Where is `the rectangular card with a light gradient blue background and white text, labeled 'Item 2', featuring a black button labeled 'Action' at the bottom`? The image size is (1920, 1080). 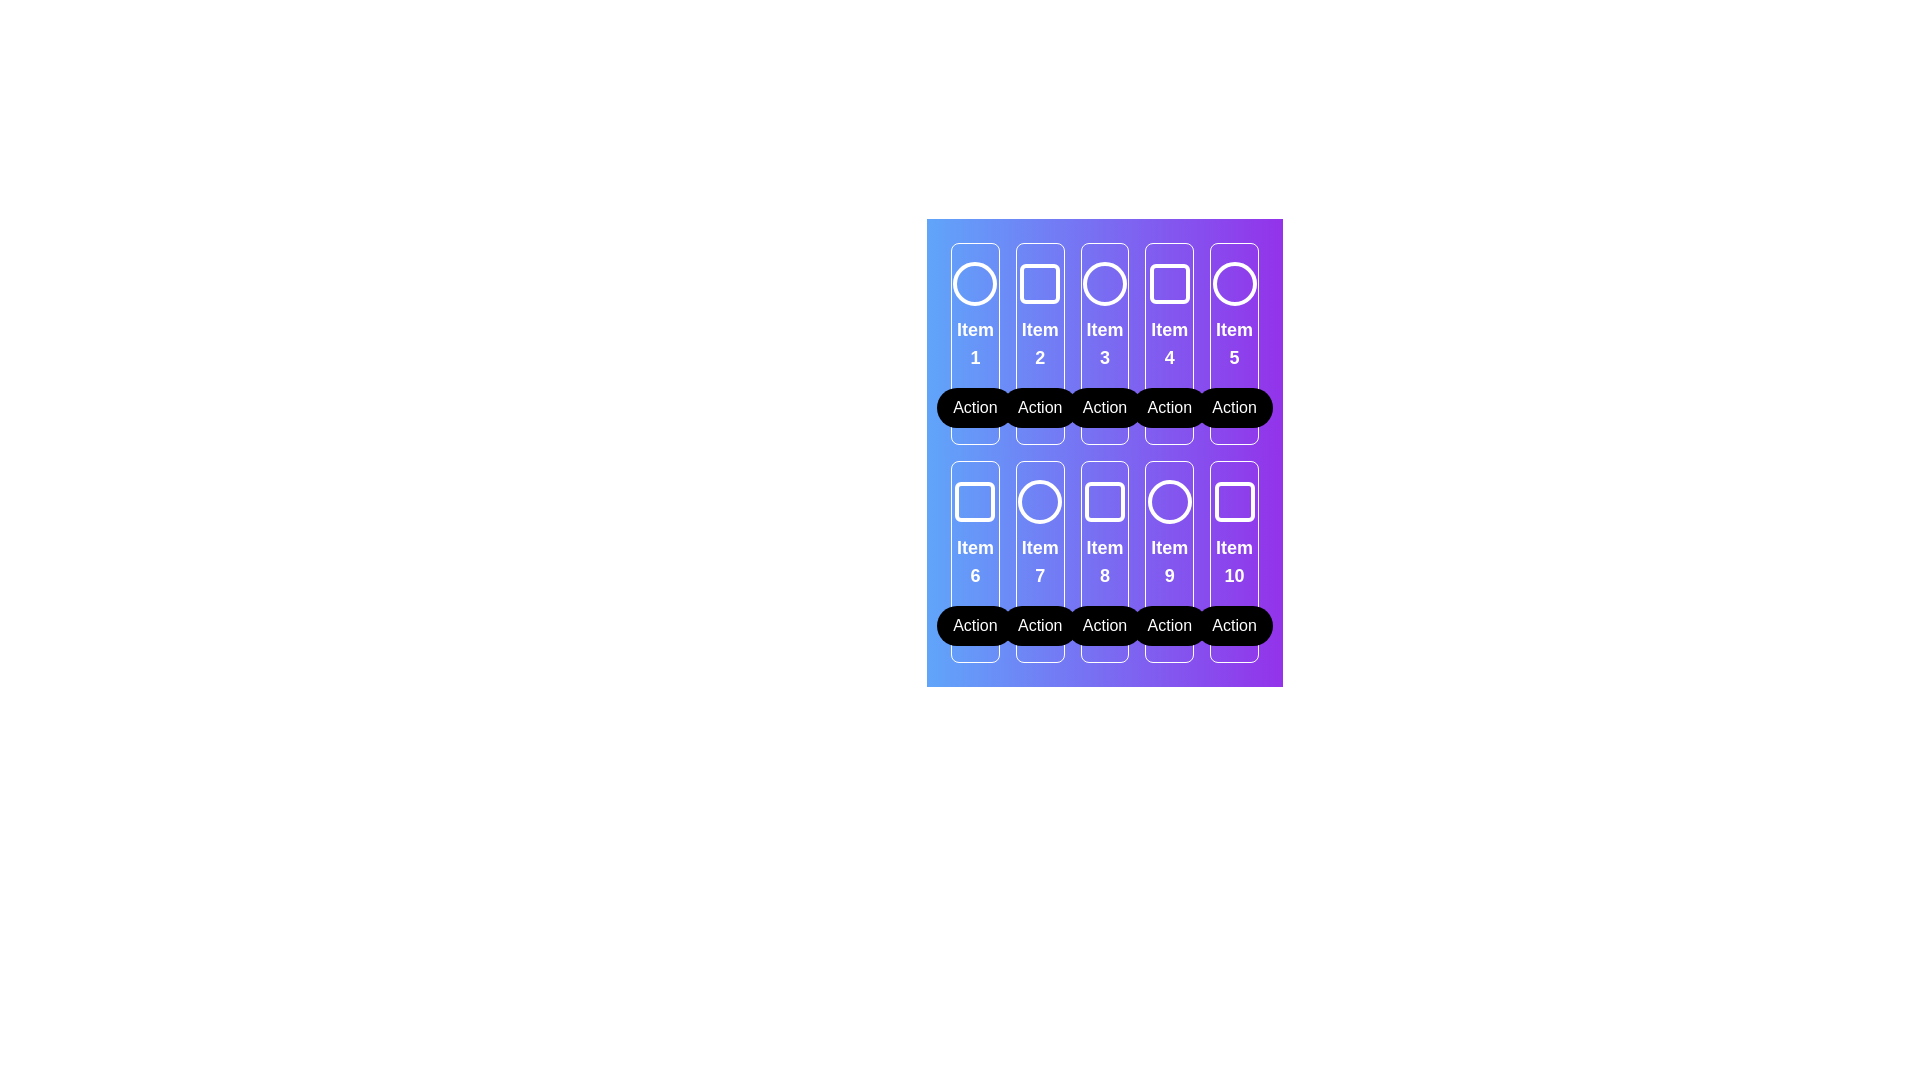
the rectangular card with a light gradient blue background and white text, labeled 'Item 2', featuring a black button labeled 'Action' at the bottom is located at coordinates (1040, 342).